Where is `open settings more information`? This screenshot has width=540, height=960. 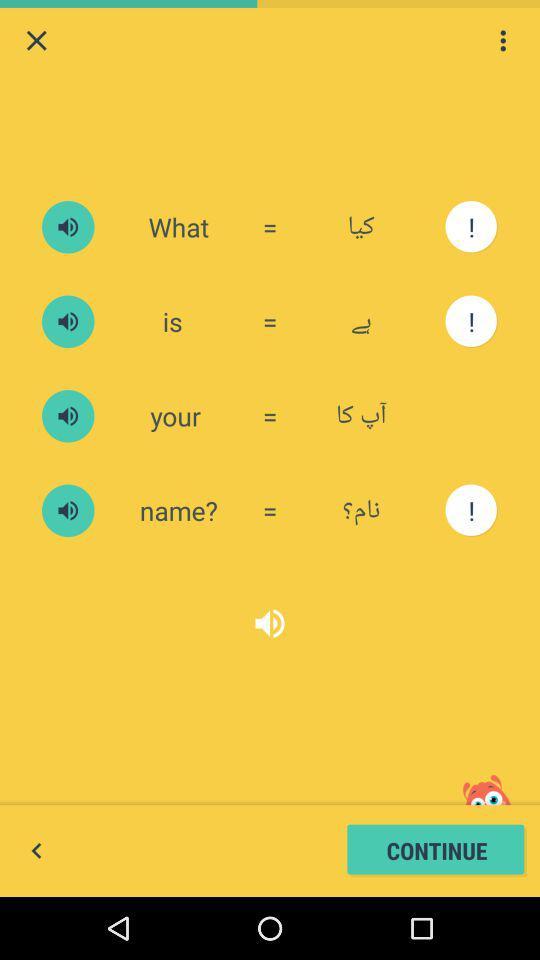
open settings more information is located at coordinates (502, 39).